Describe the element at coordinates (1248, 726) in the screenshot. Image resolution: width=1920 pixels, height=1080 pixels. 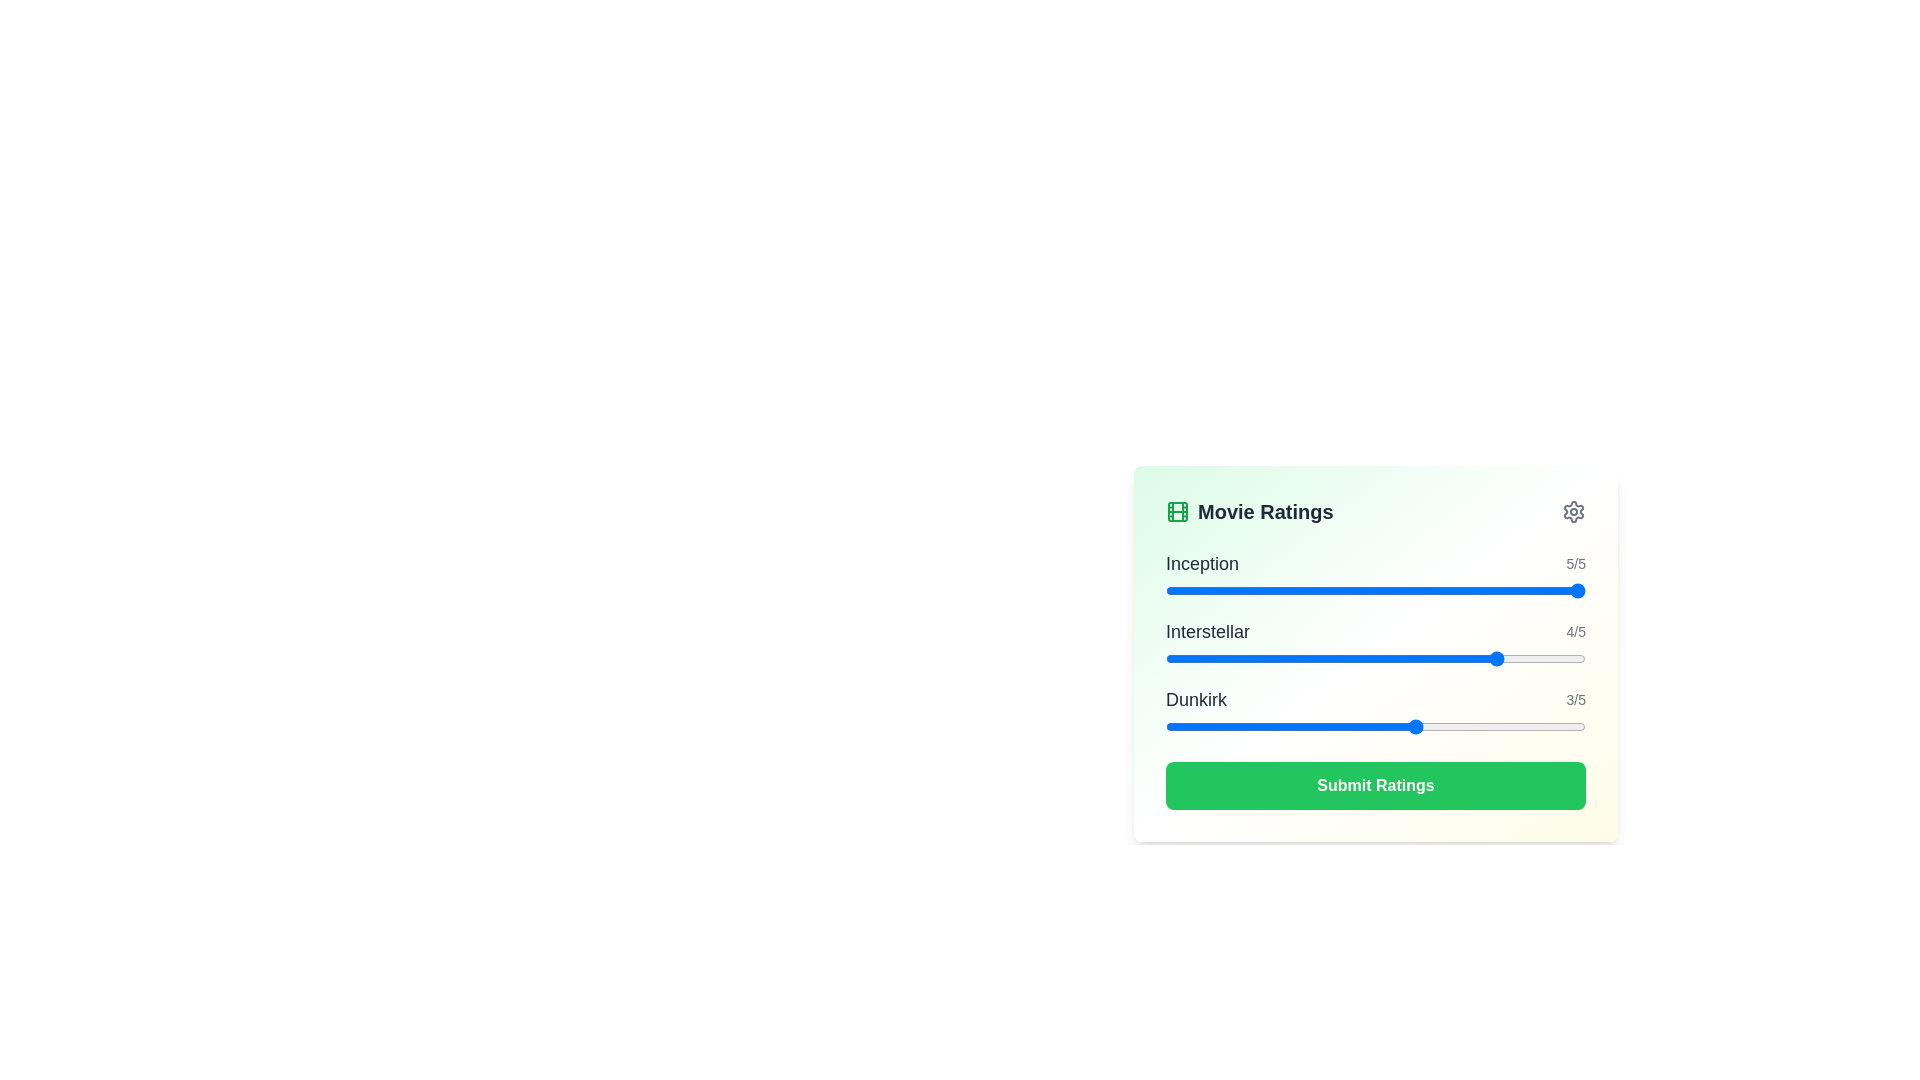
I see `the Dunkirk movie rating` at that location.